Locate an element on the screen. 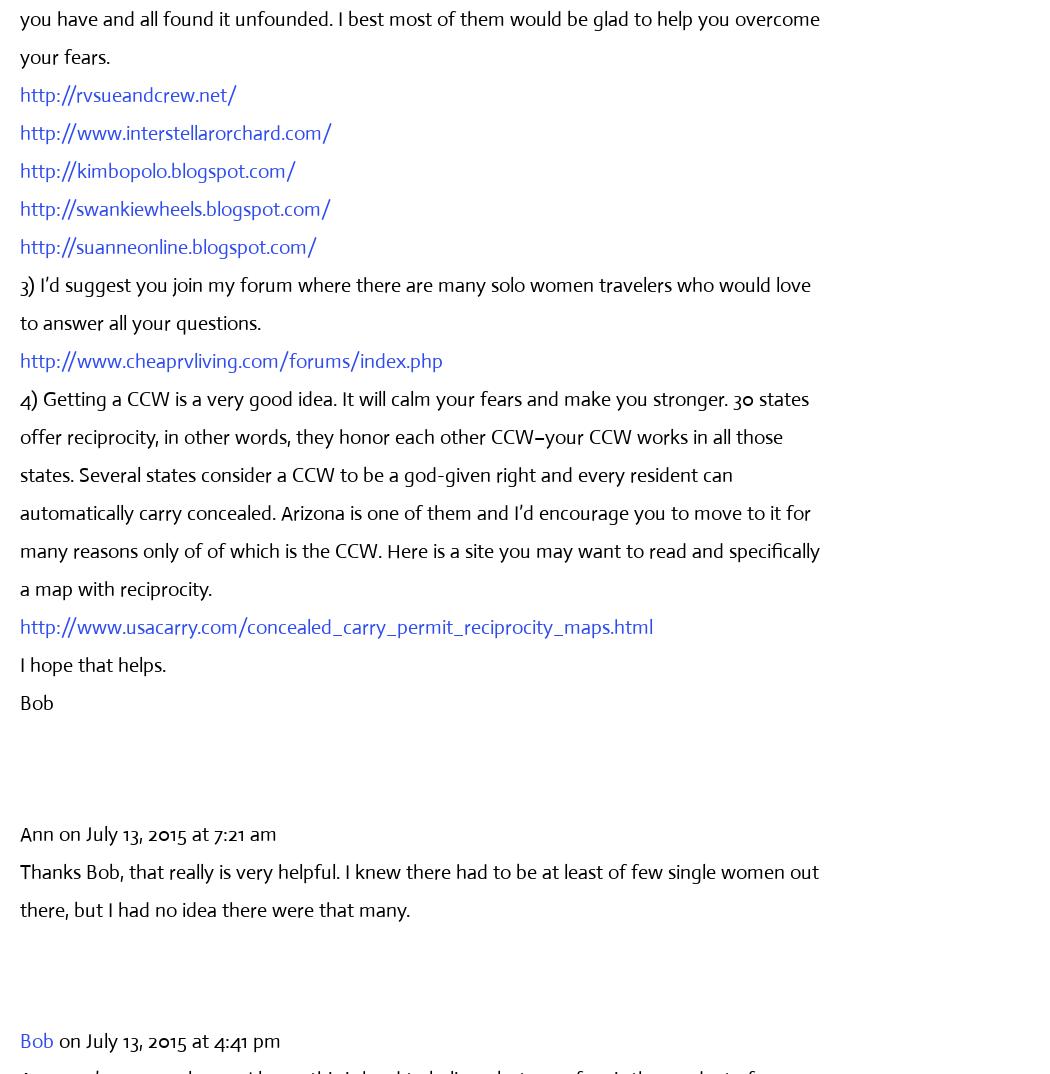  'http://rvsueandcrew.net/' is located at coordinates (127, 94).